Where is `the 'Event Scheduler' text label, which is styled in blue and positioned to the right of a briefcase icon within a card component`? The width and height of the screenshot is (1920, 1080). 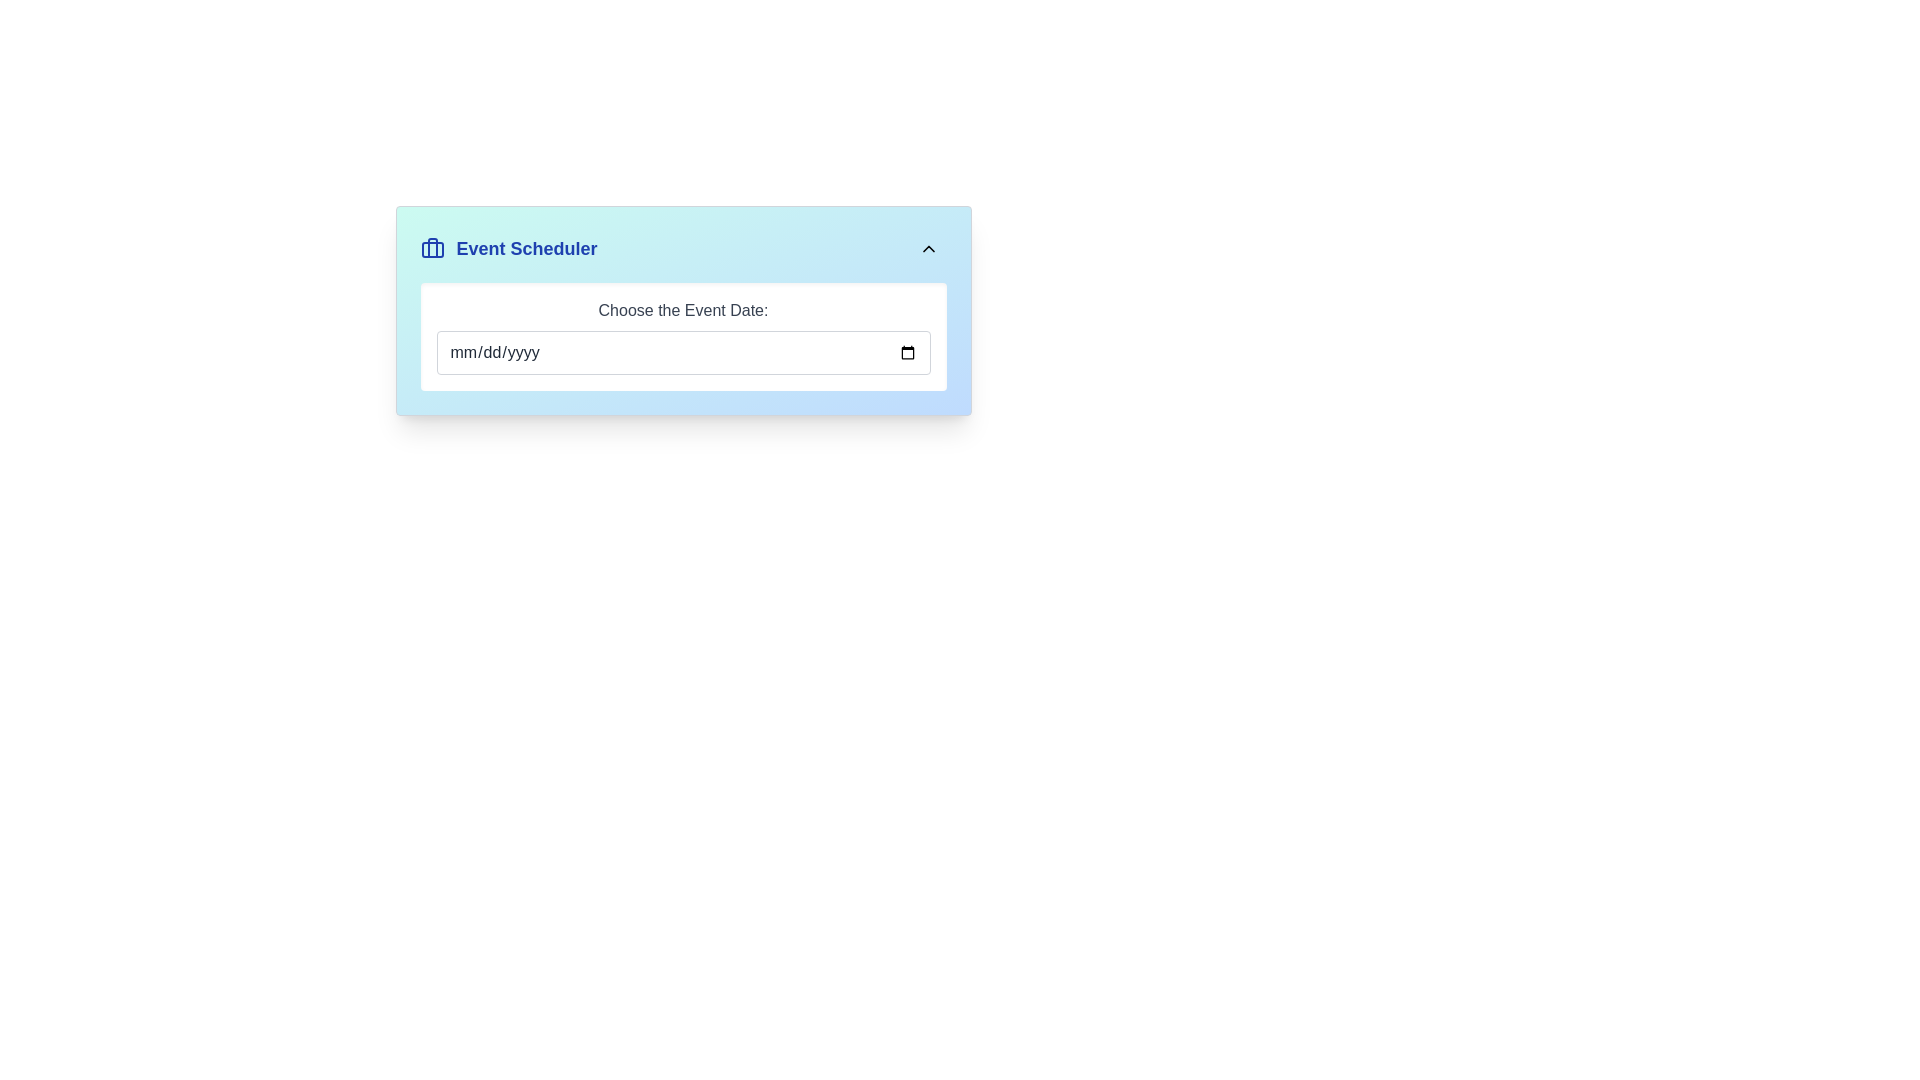 the 'Event Scheduler' text label, which is styled in blue and positioned to the right of a briefcase icon within a card component is located at coordinates (527, 248).